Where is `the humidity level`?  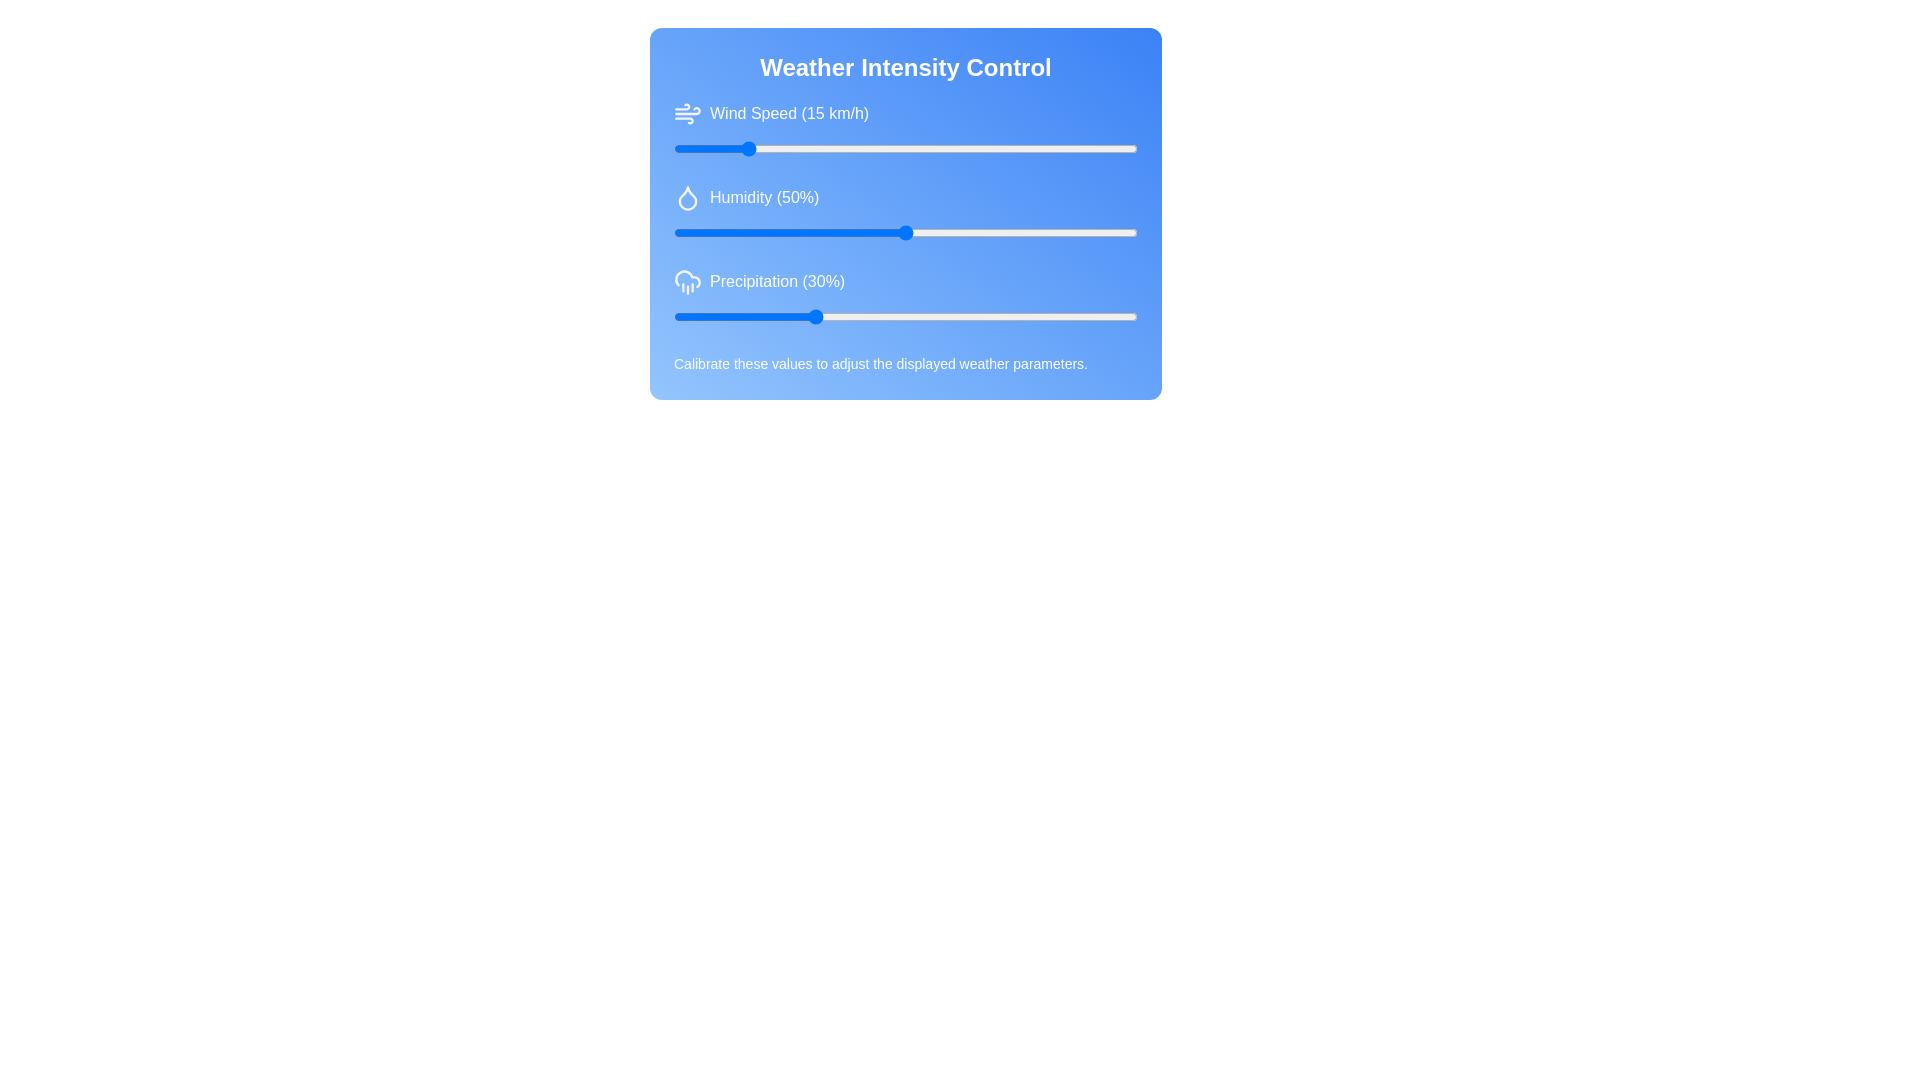
the humidity level is located at coordinates (918, 231).